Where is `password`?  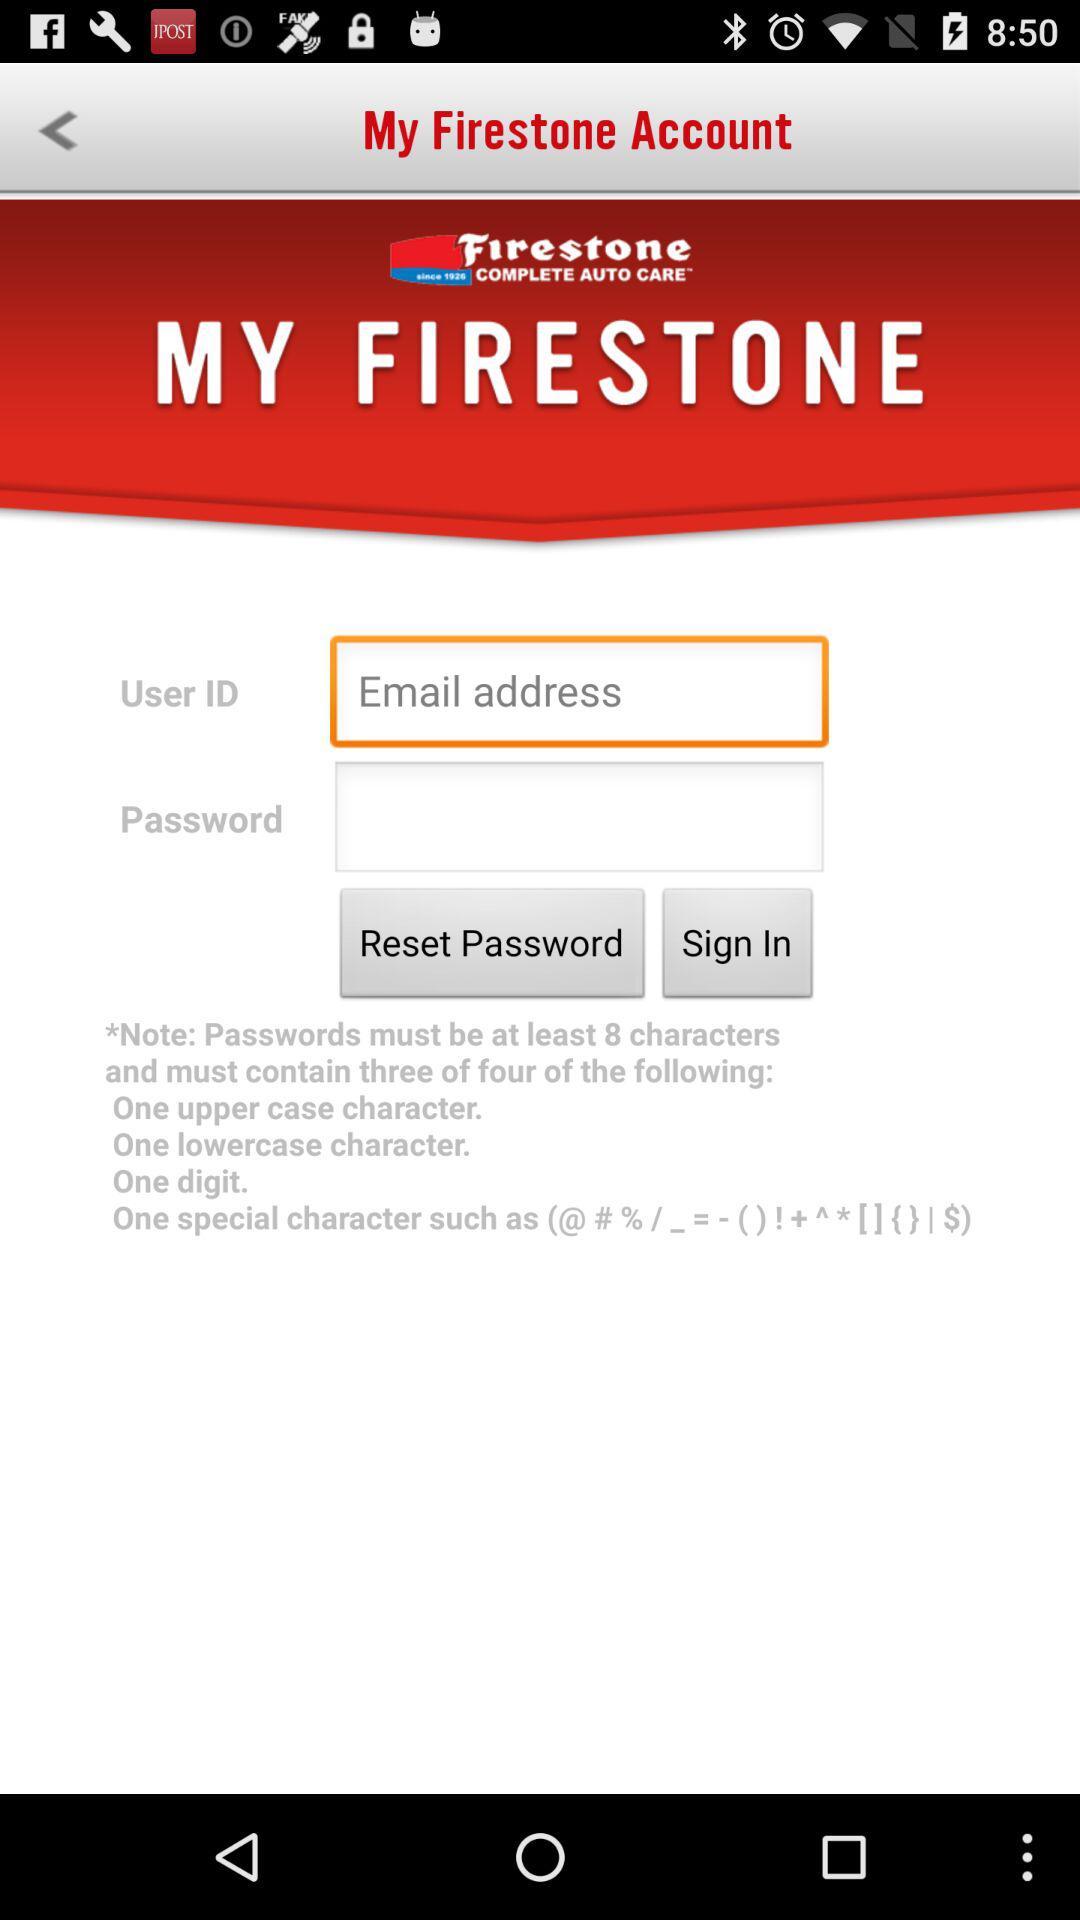
password is located at coordinates (579, 822).